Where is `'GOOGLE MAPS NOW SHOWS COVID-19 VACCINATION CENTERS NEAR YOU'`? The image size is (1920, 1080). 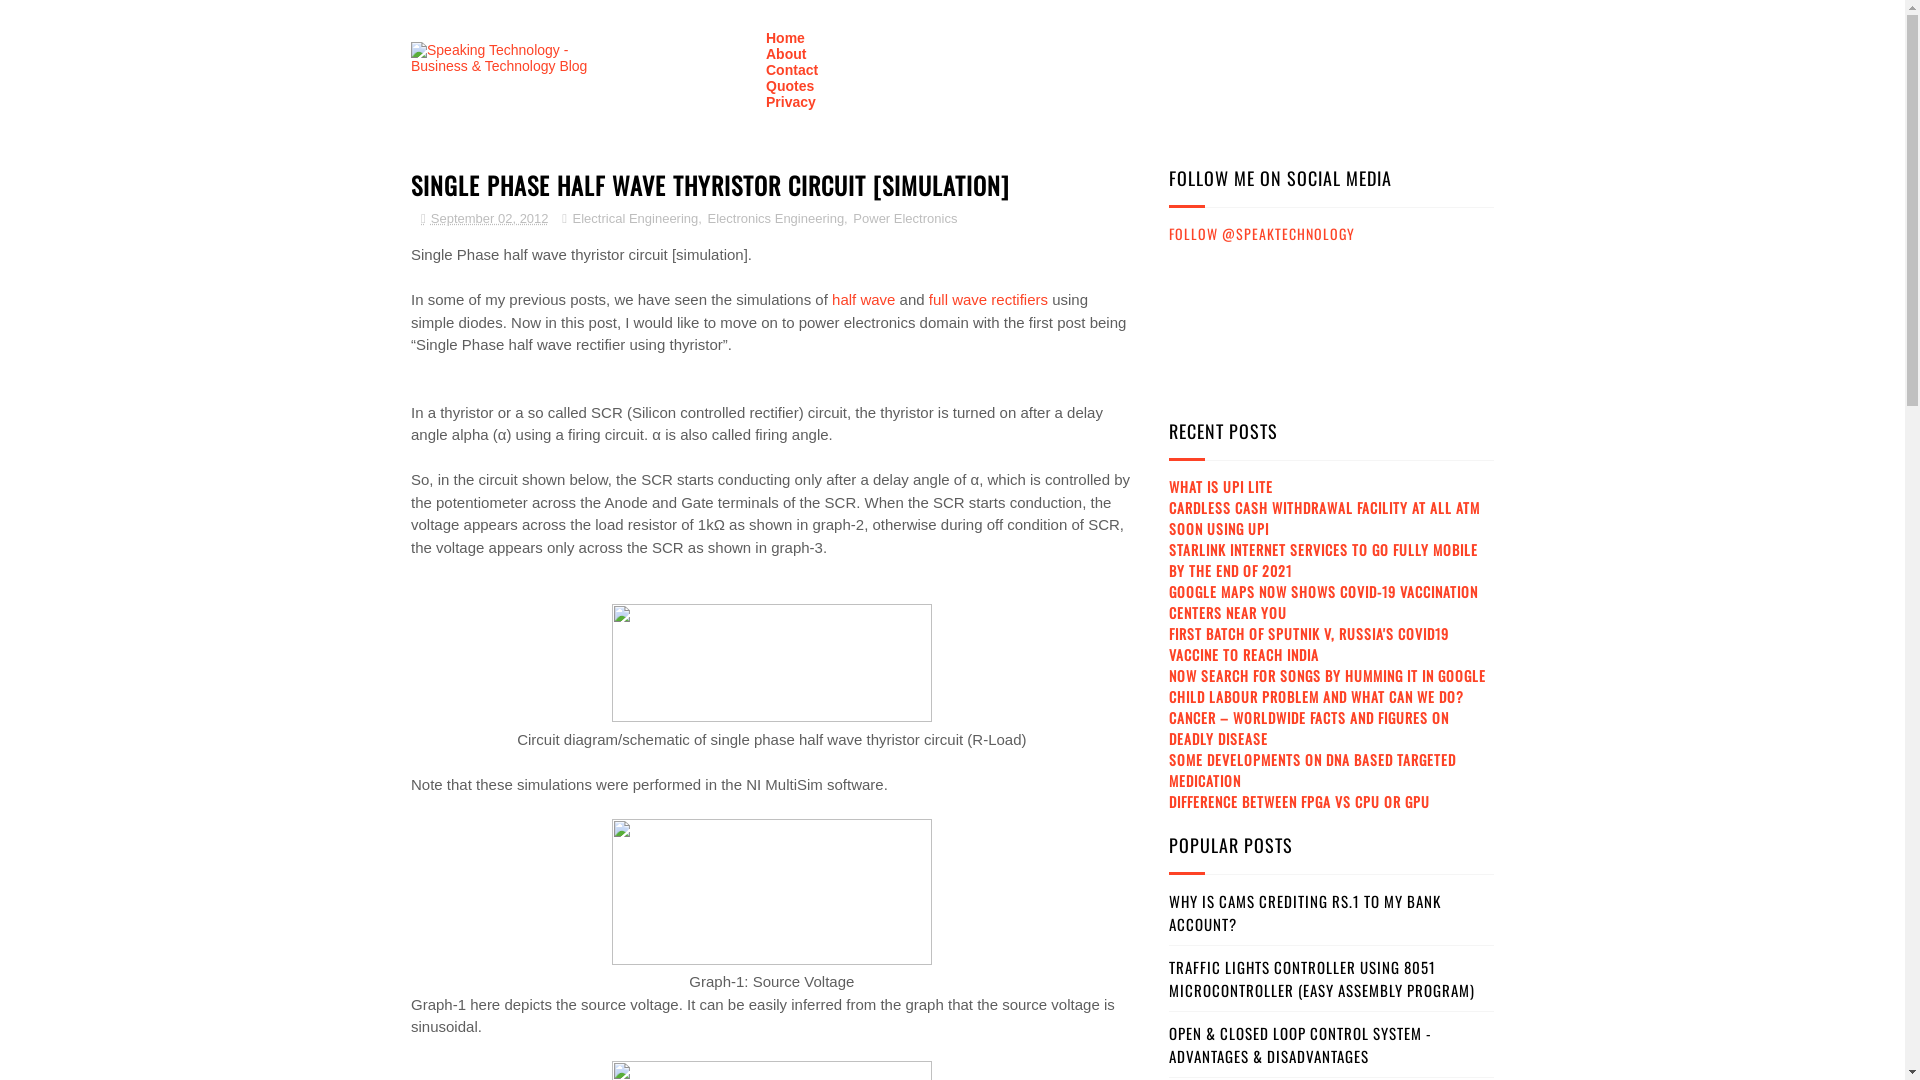
'GOOGLE MAPS NOW SHOWS COVID-19 VACCINATION CENTERS NEAR YOU' is located at coordinates (1323, 600).